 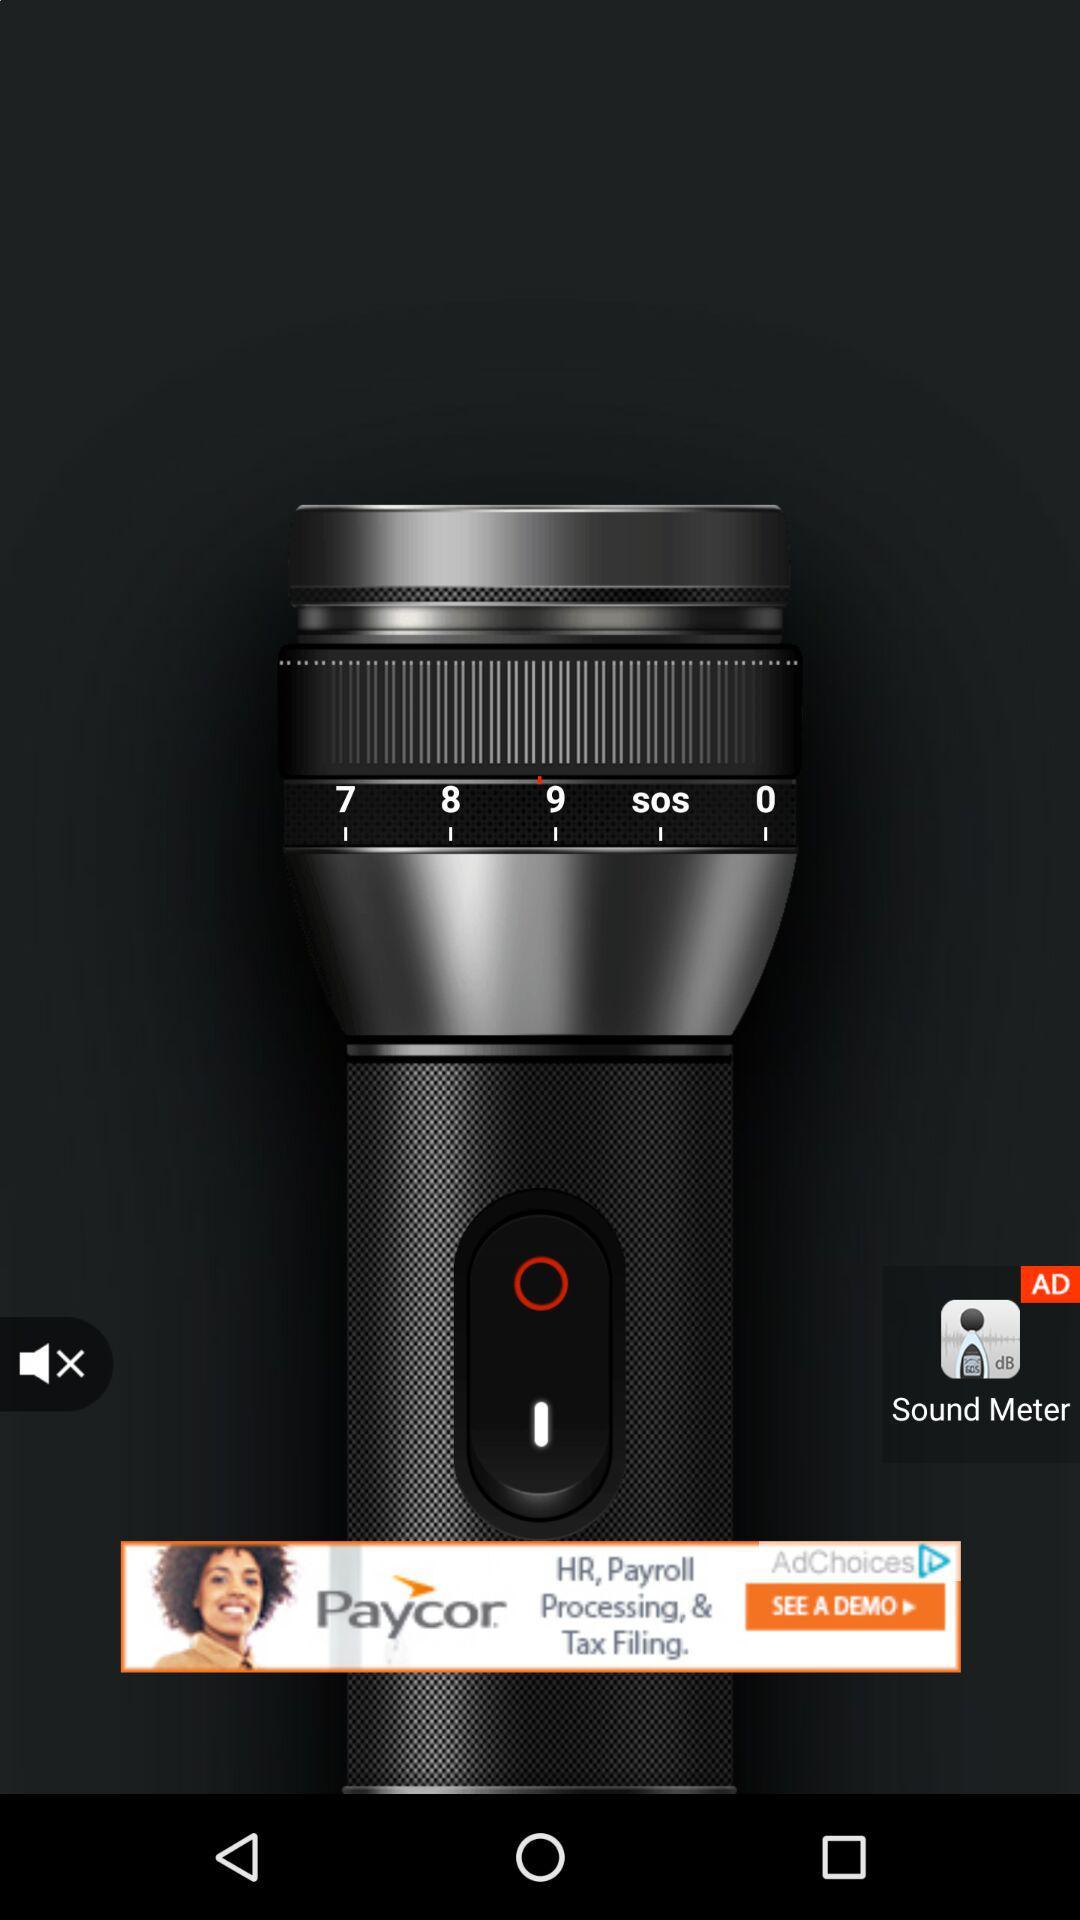 I want to click on the volume icon, so click(x=55, y=1363).